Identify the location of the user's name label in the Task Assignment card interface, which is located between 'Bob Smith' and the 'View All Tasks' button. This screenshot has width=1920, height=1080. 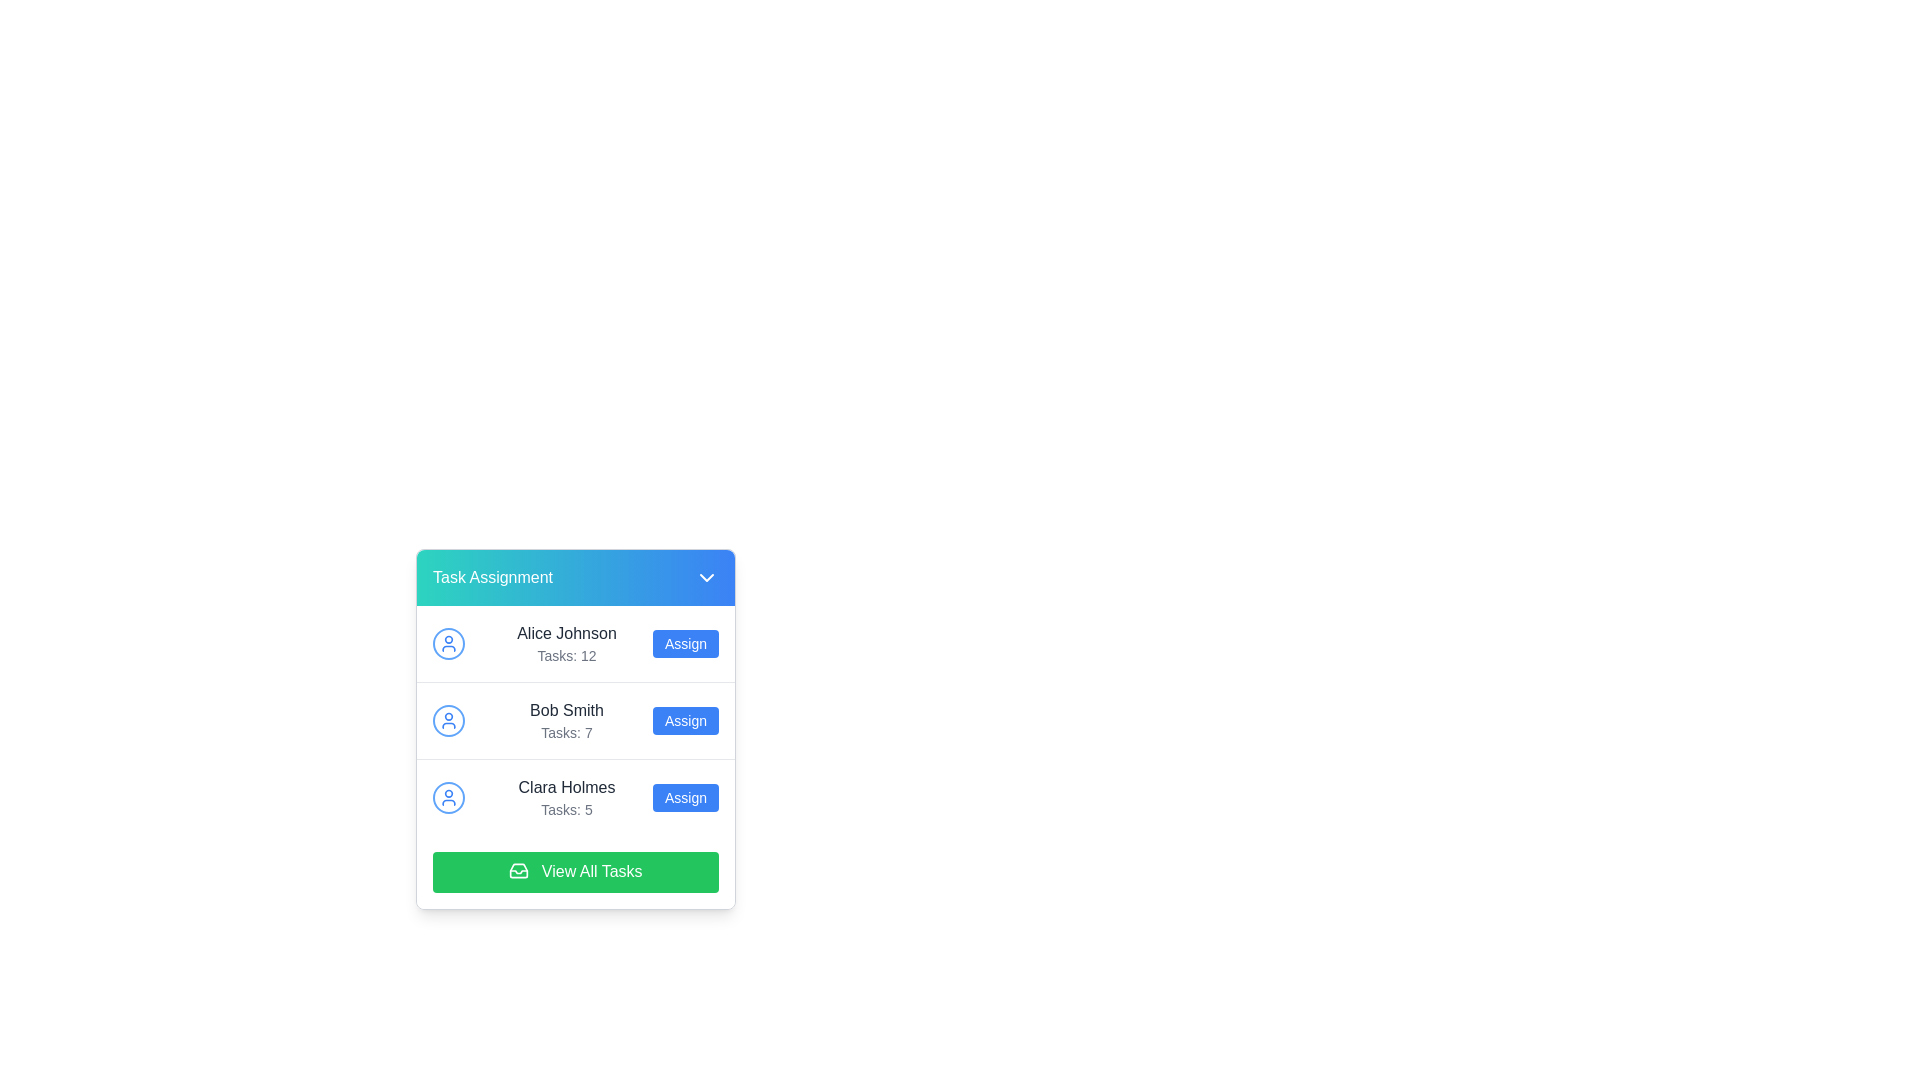
(565, 786).